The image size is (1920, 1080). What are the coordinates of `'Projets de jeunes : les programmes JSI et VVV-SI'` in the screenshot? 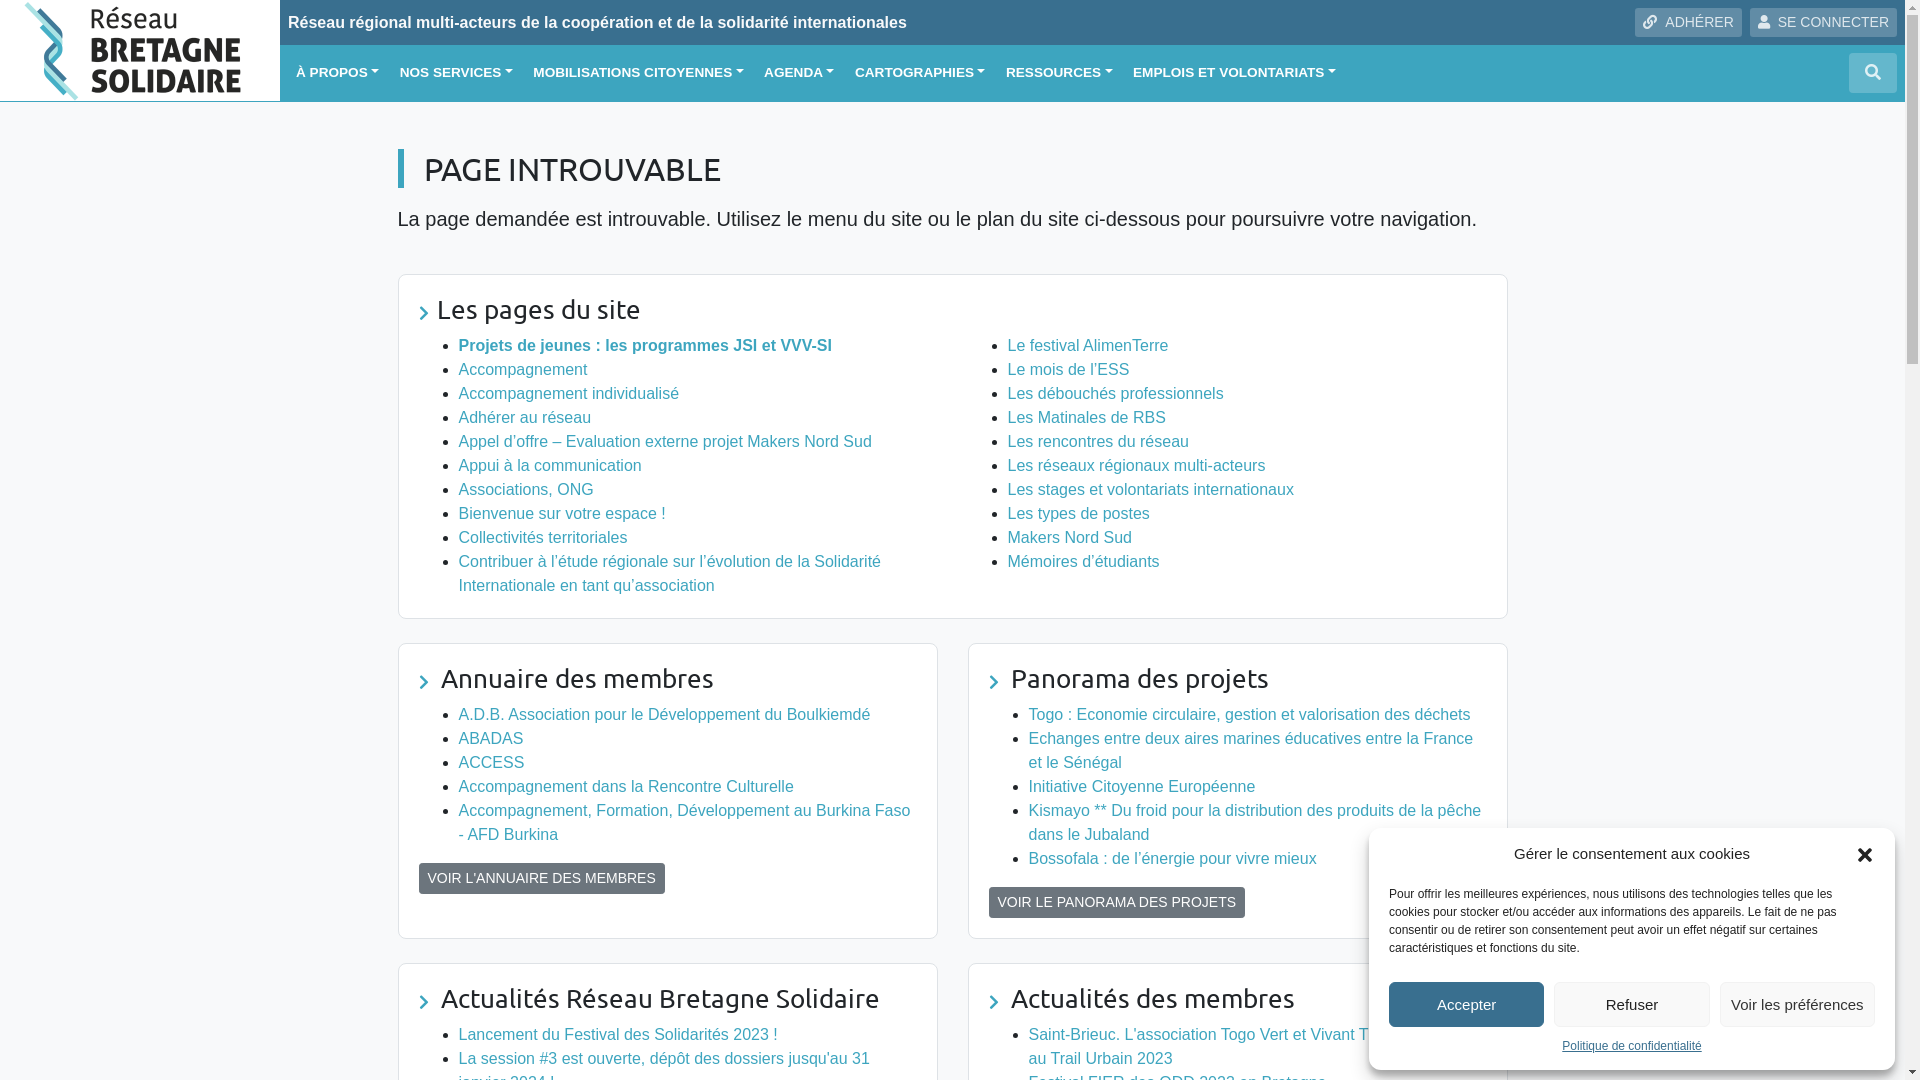 It's located at (644, 344).